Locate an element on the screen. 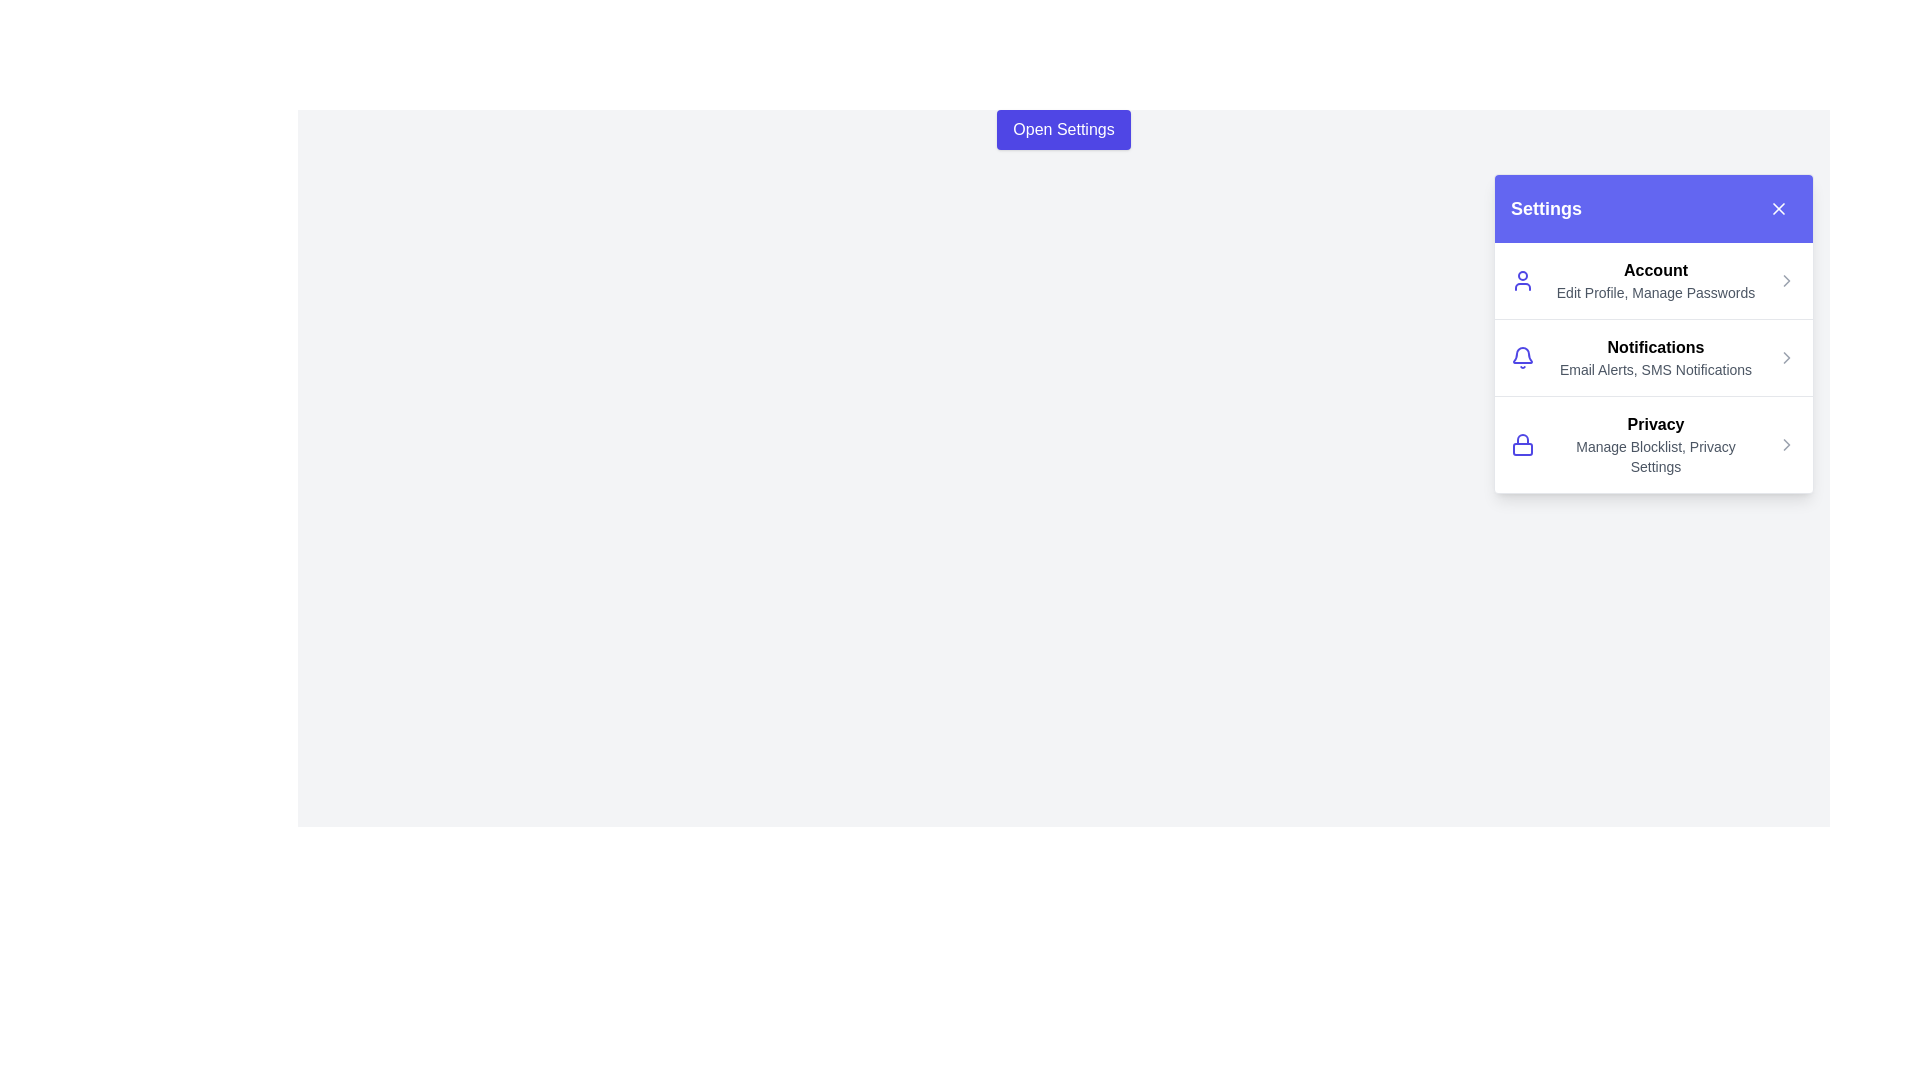 The height and width of the screenshot is (1080, 1920). the bolded title of the 'Privacy' section in the settings menu, which is positioned above the descriptive text 'Manage Blocklist, Privacy Settings' and below the 'Notifications' section is located at coordinates (1656, 423).